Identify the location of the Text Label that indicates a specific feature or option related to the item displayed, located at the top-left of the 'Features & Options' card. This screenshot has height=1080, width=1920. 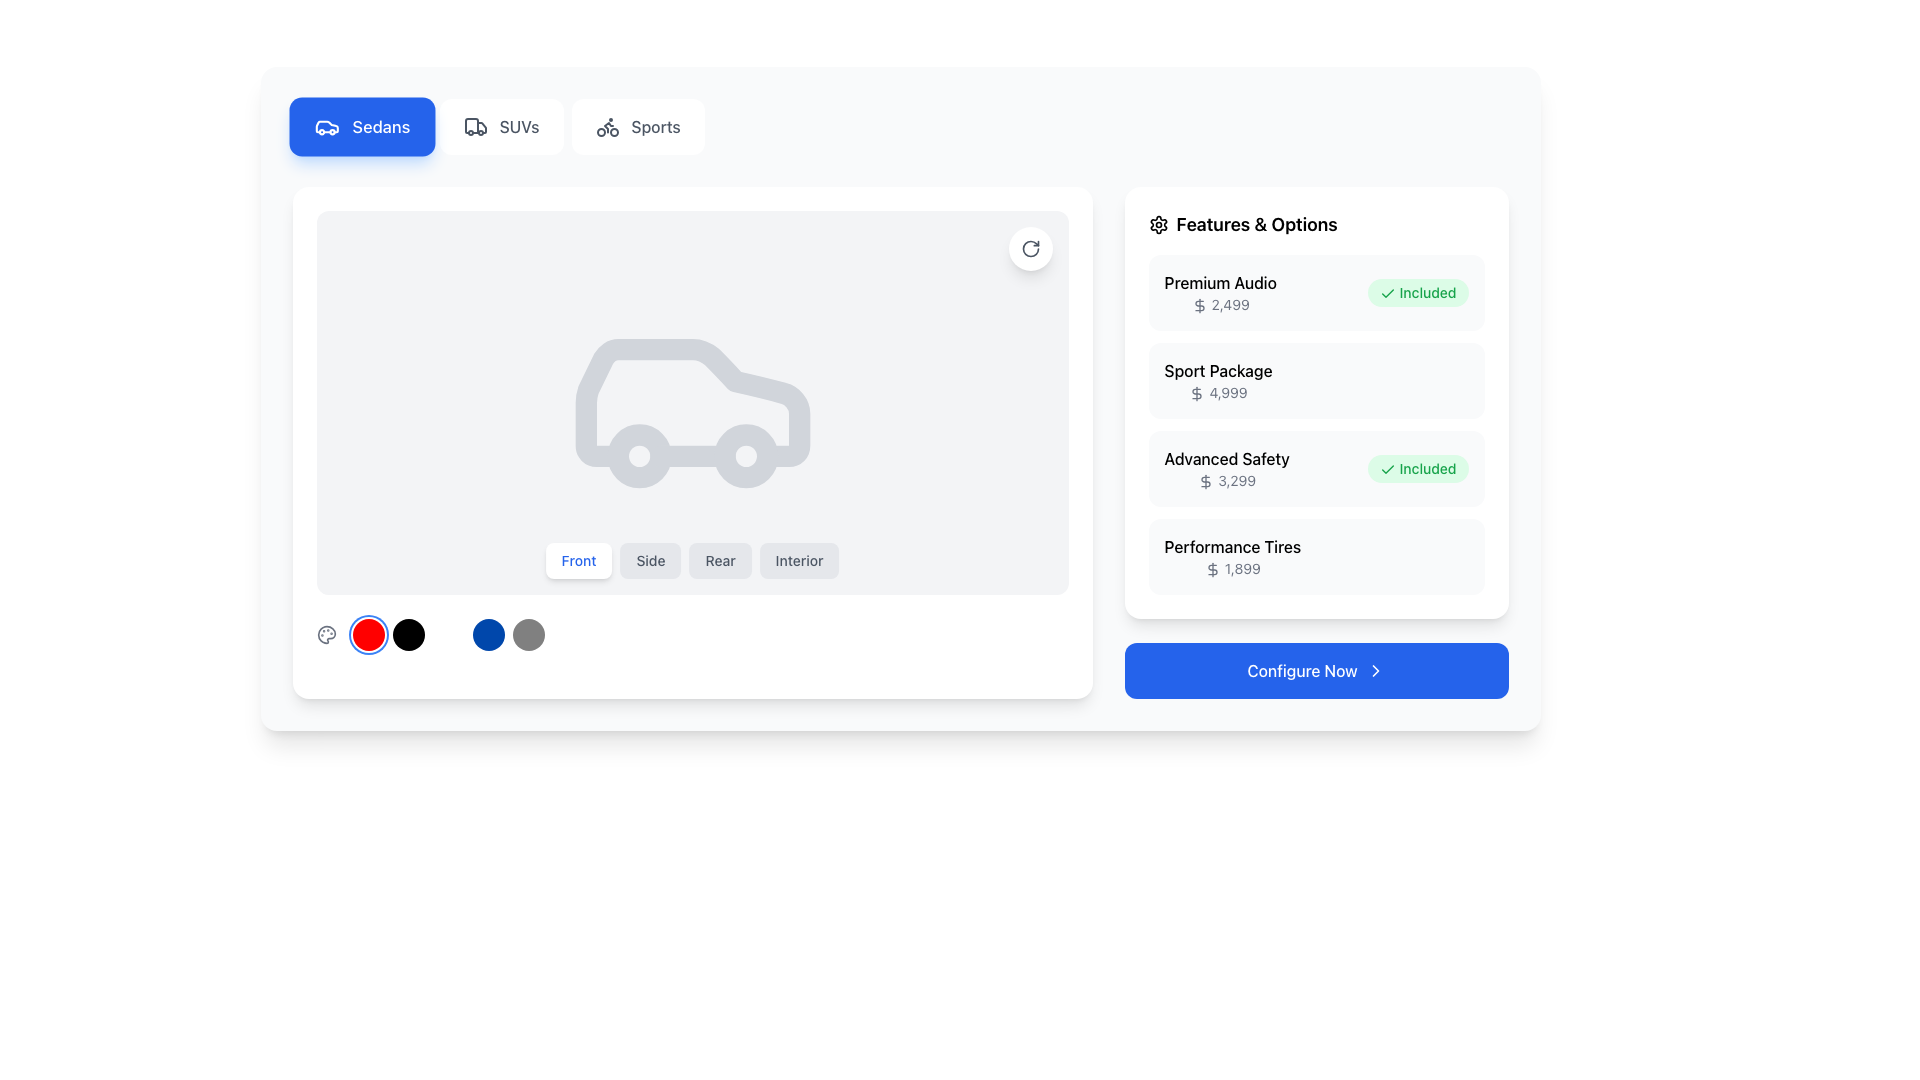
(1219, 282).